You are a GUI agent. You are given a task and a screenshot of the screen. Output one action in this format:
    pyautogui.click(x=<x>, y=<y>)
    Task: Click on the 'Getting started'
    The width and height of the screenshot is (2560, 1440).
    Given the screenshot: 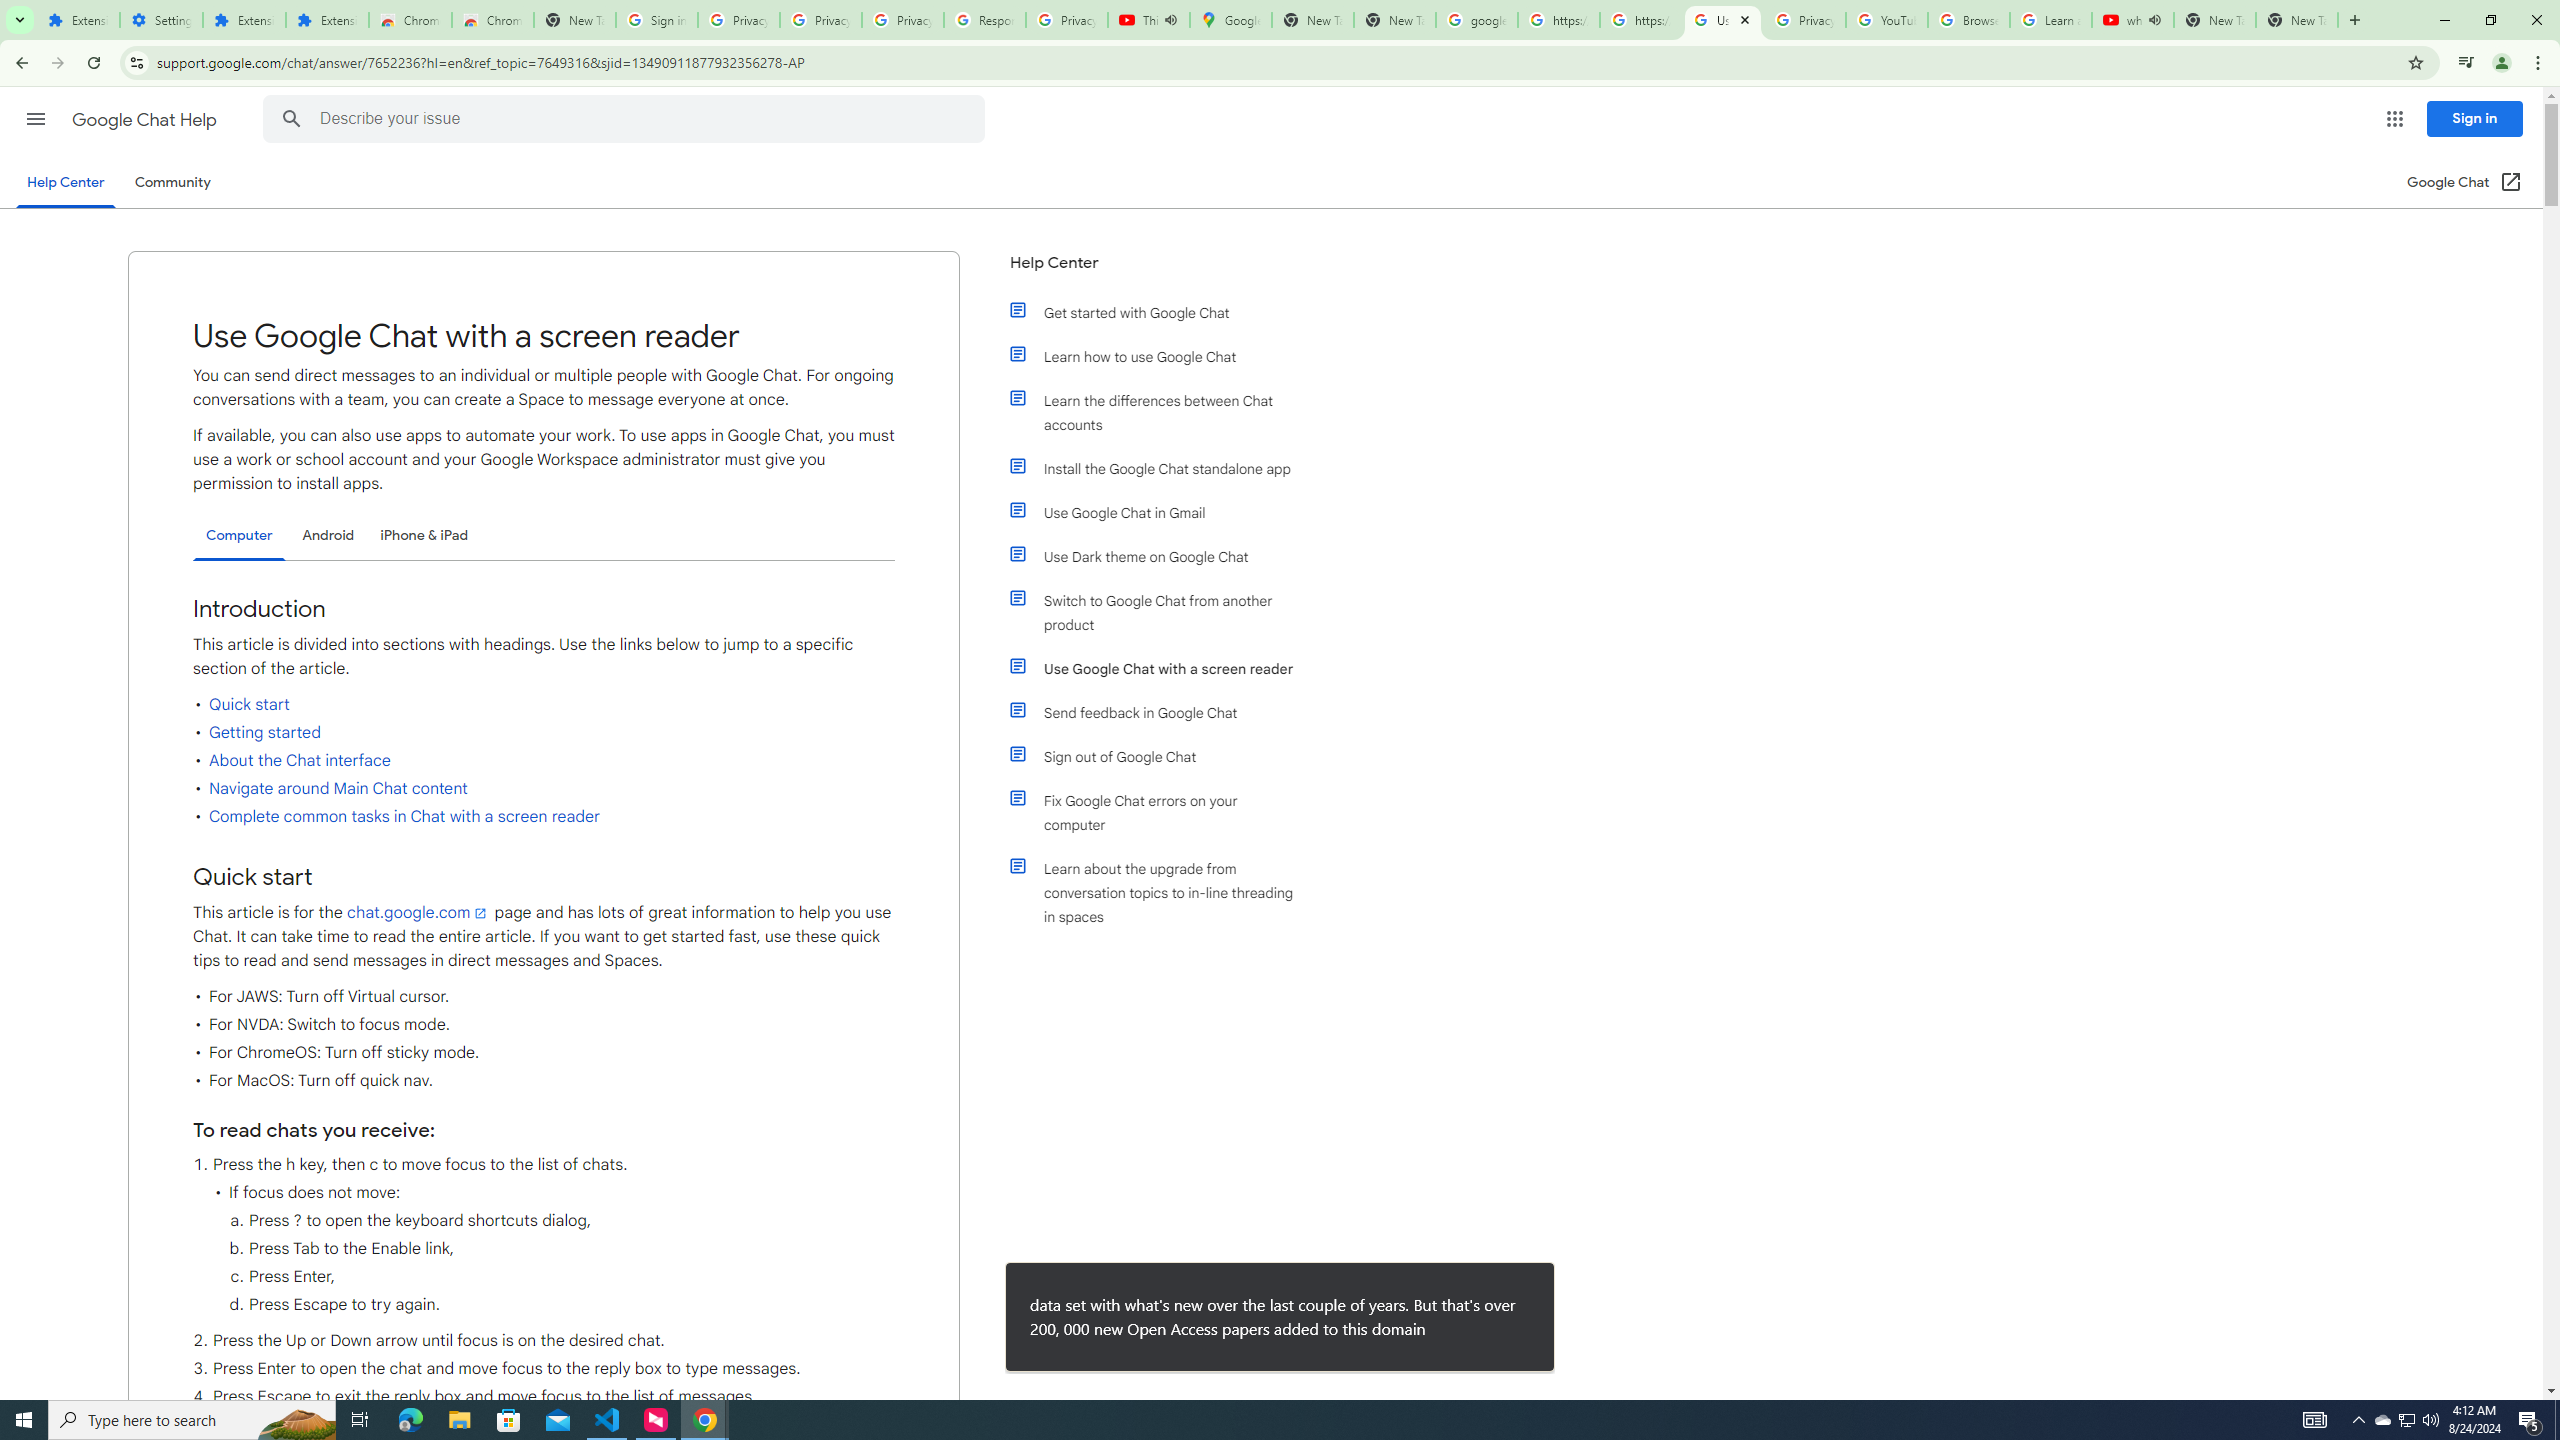 What is the action you would take?
    pyautogui.click(x=264, y=731)
    